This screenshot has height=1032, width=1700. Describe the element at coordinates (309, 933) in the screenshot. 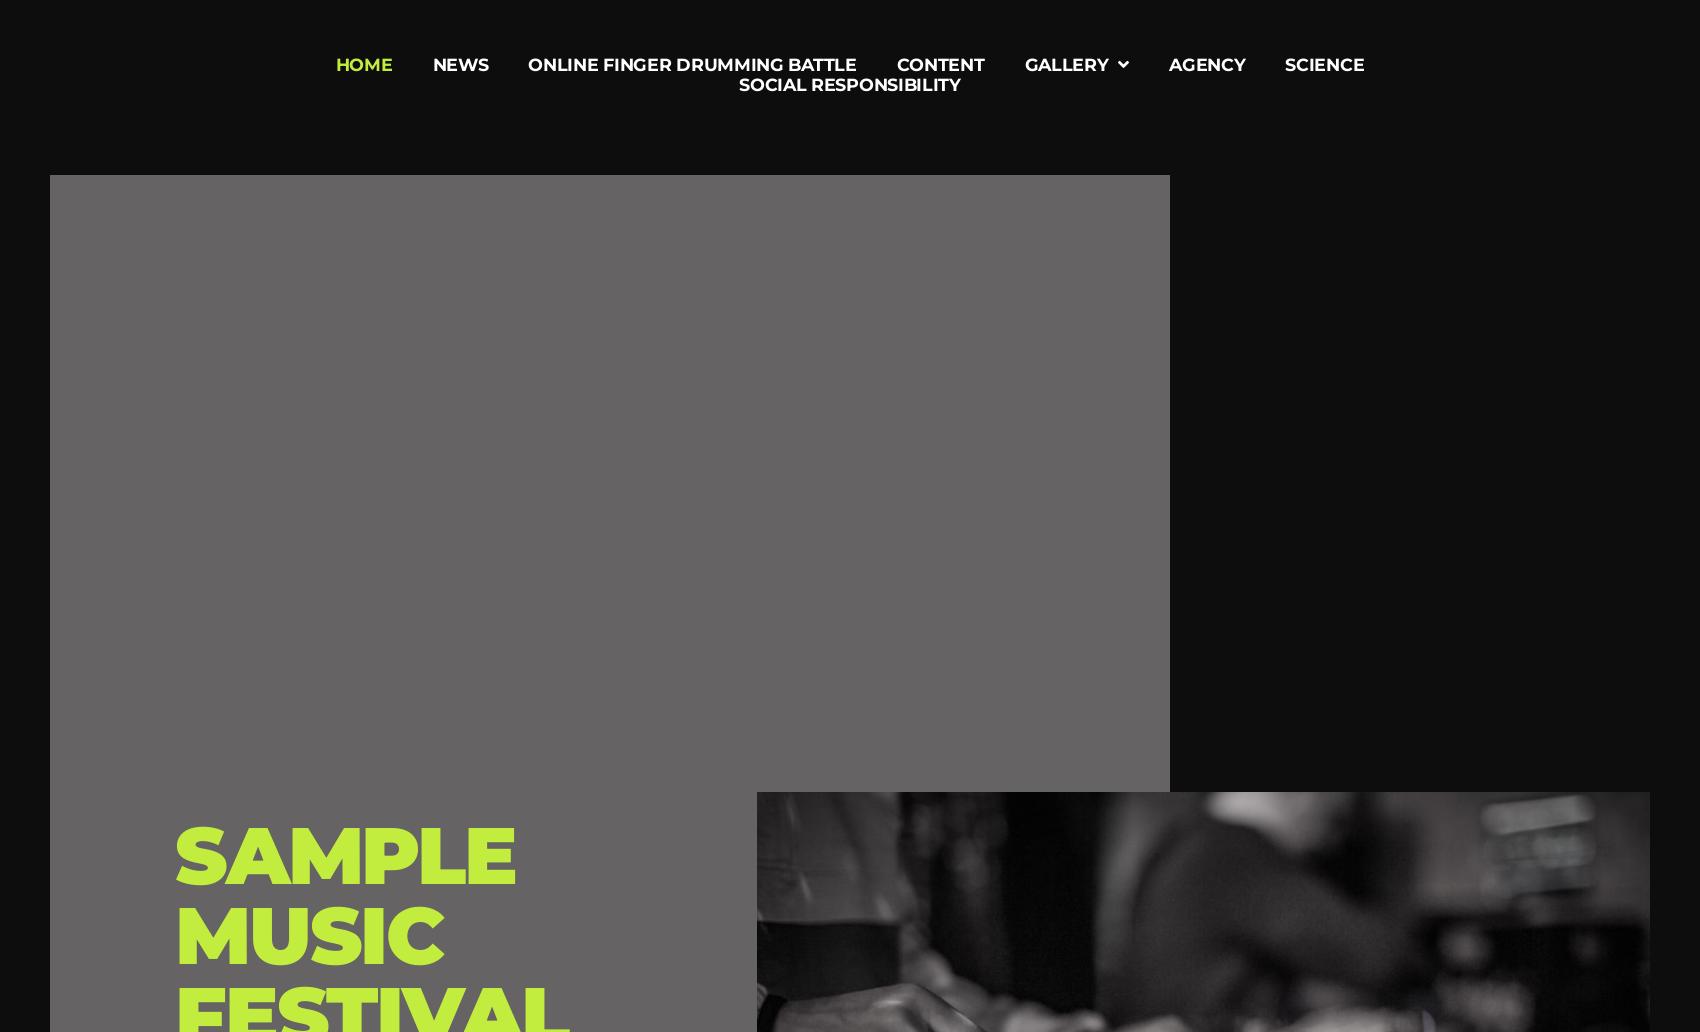

I see `'MUSIC'` at that location.